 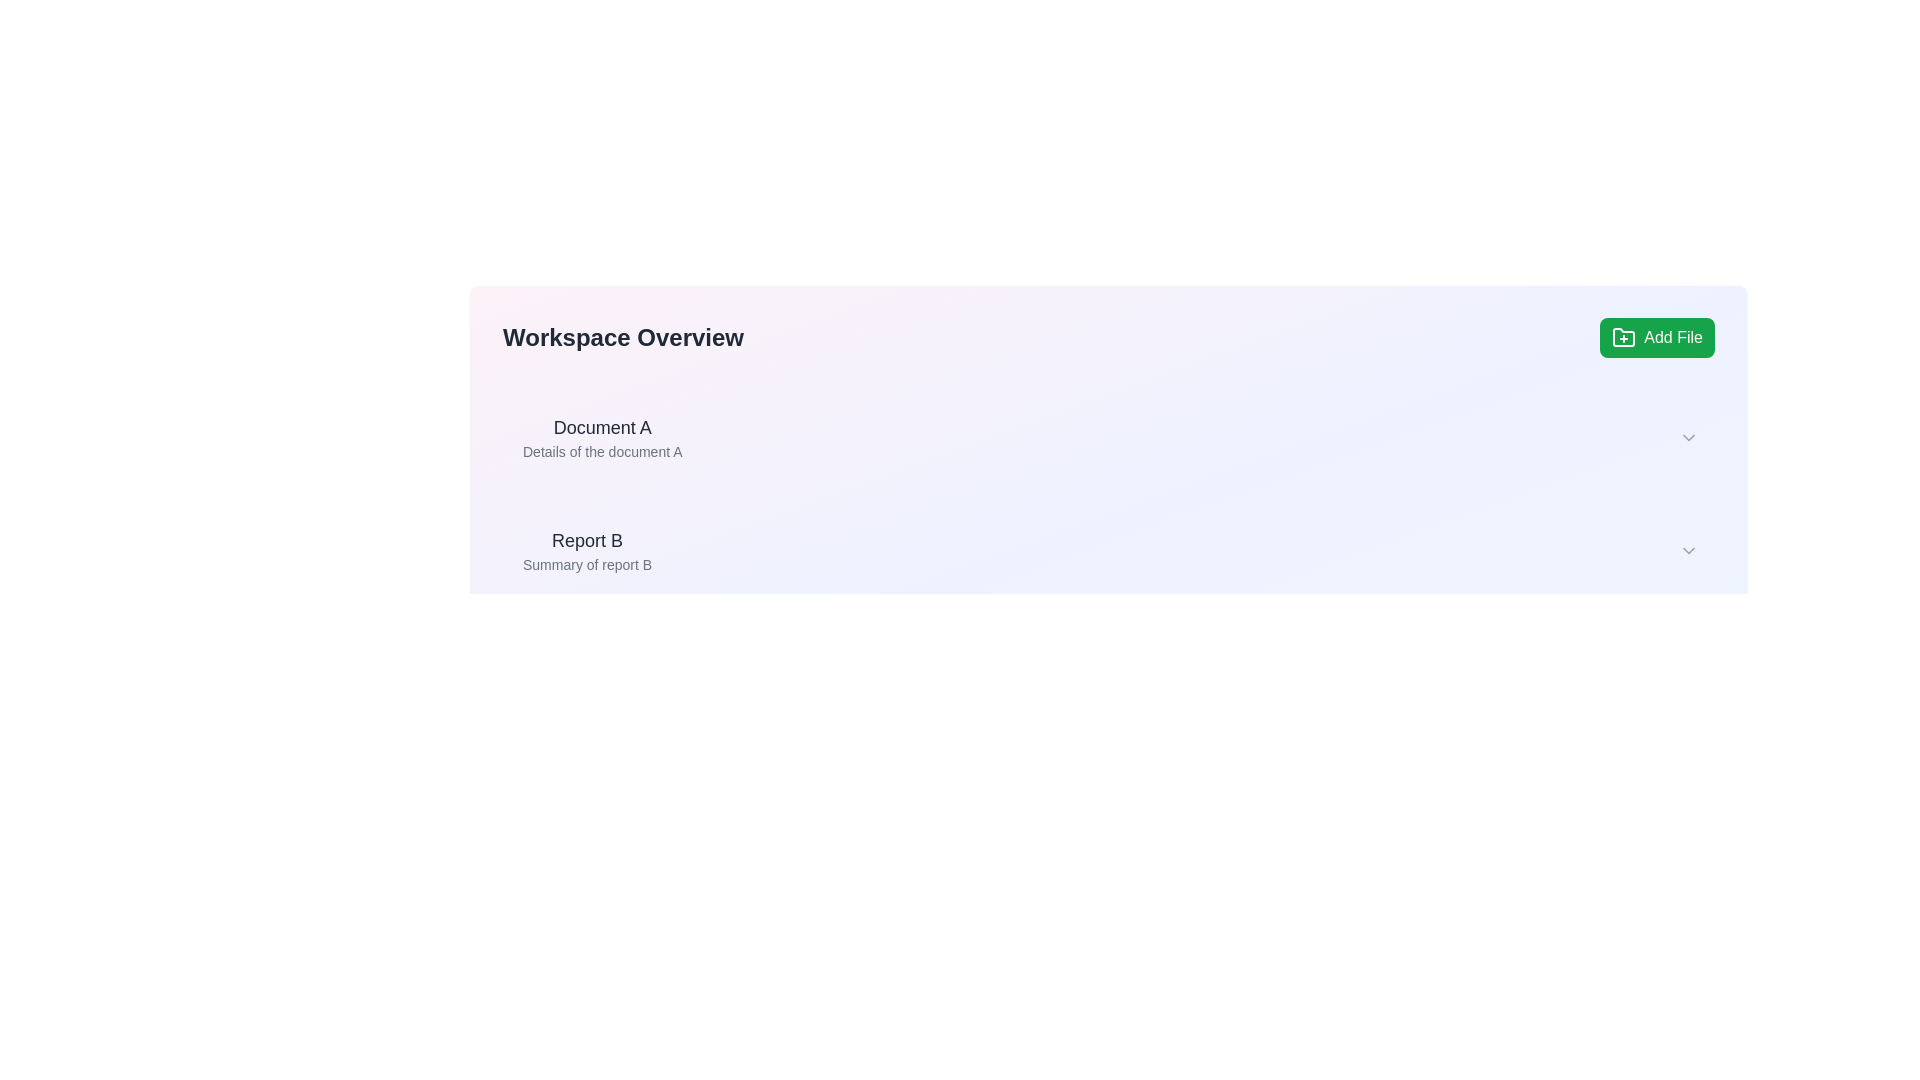 What do you see at coordinates (585, 551) in the screenshot?
I see `the text display element titled 'Report B'` at bounding box center [585, 551].